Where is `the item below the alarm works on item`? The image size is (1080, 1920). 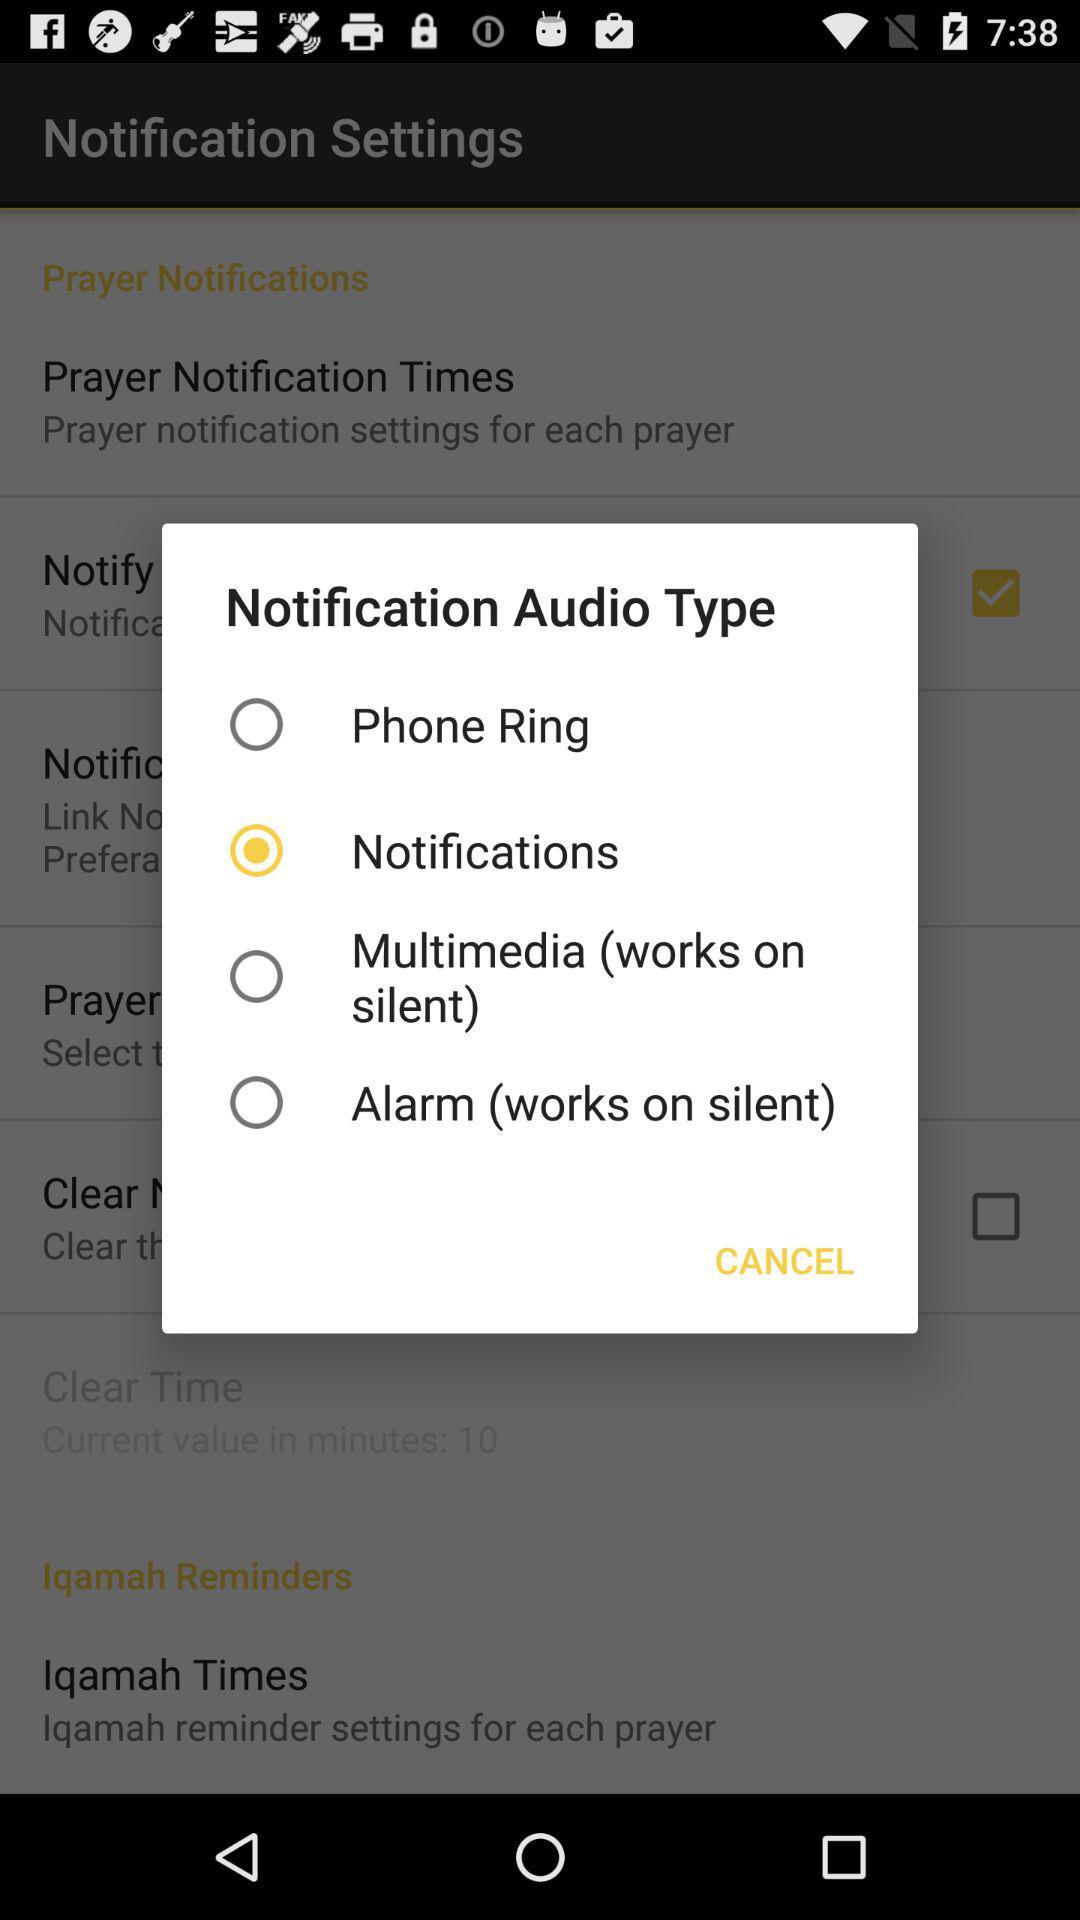
the item below the alarm works on item is located at coordinates (783, 1258).